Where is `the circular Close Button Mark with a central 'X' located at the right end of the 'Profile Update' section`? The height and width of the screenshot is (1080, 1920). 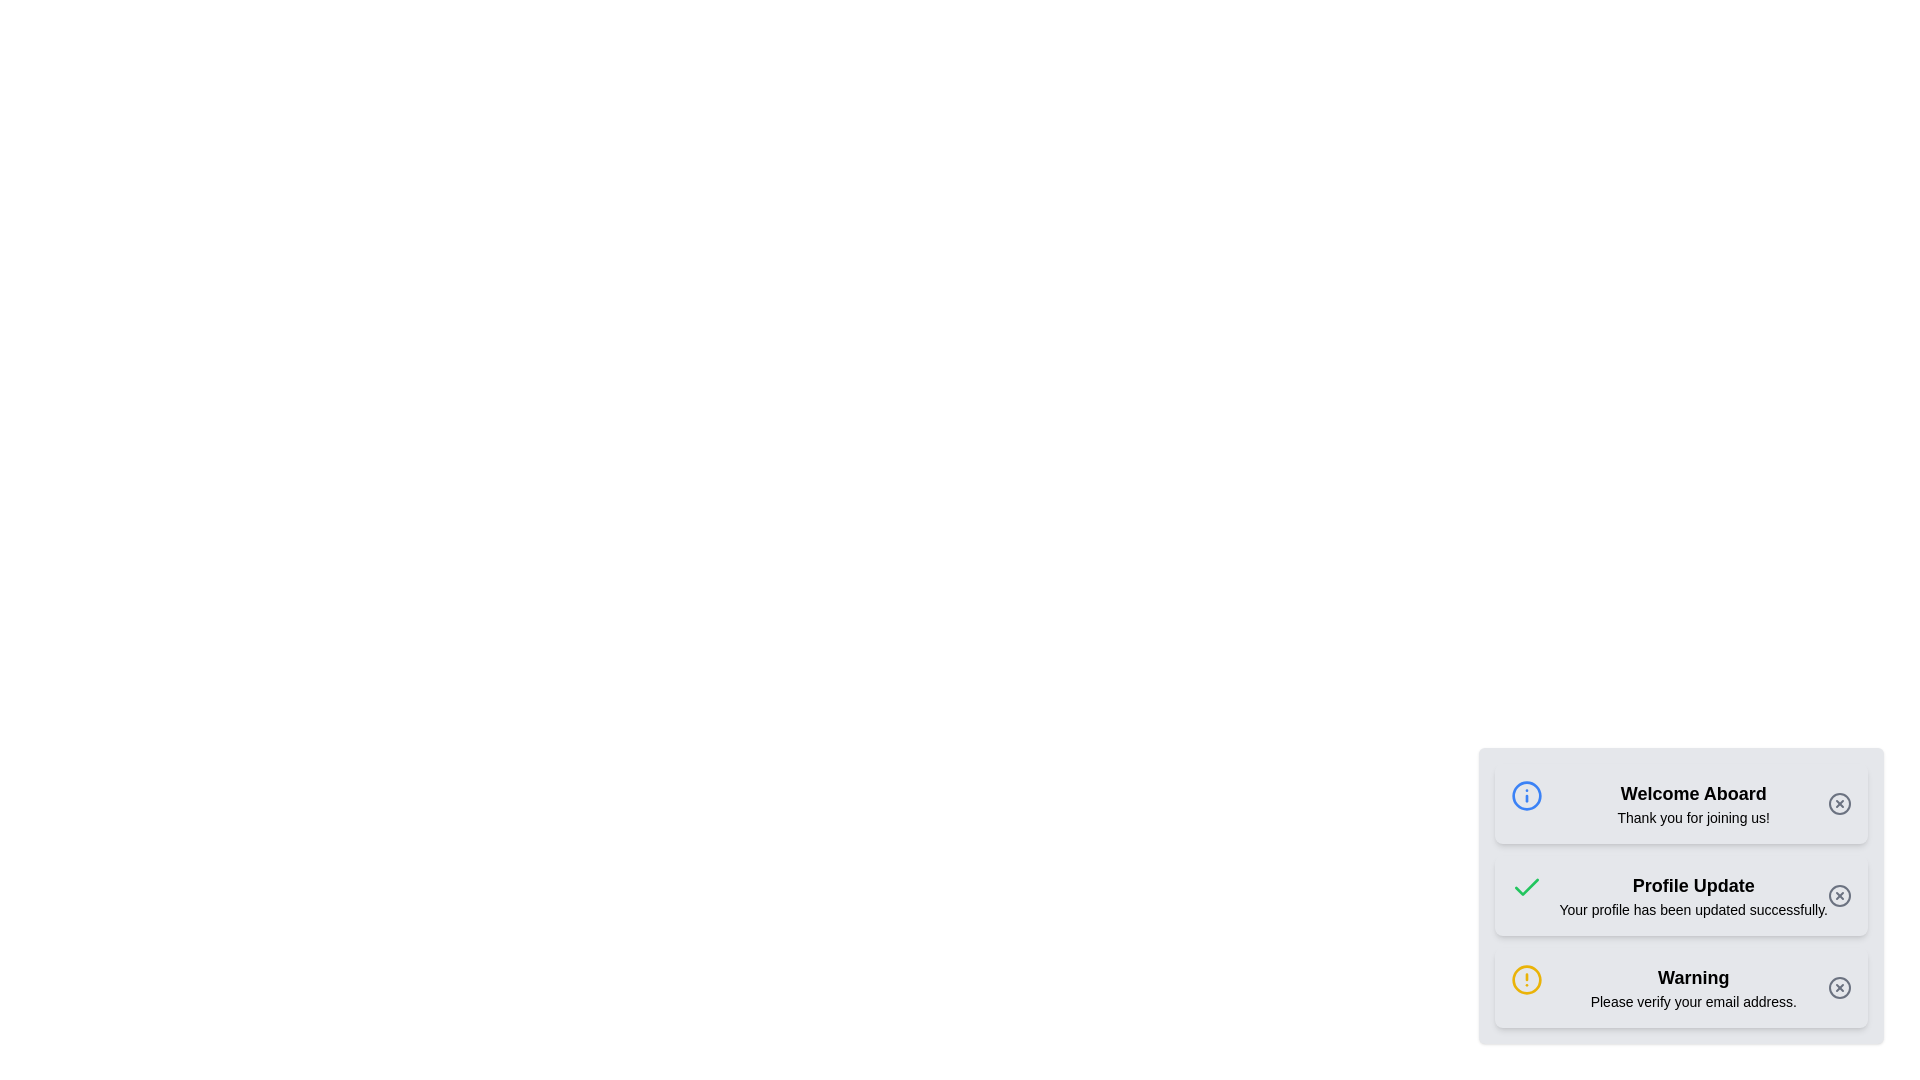 the circular Close Button Mark with a central 'X' located at the right end of the 'Profile Update' section is located at coordinates (1839, 894).